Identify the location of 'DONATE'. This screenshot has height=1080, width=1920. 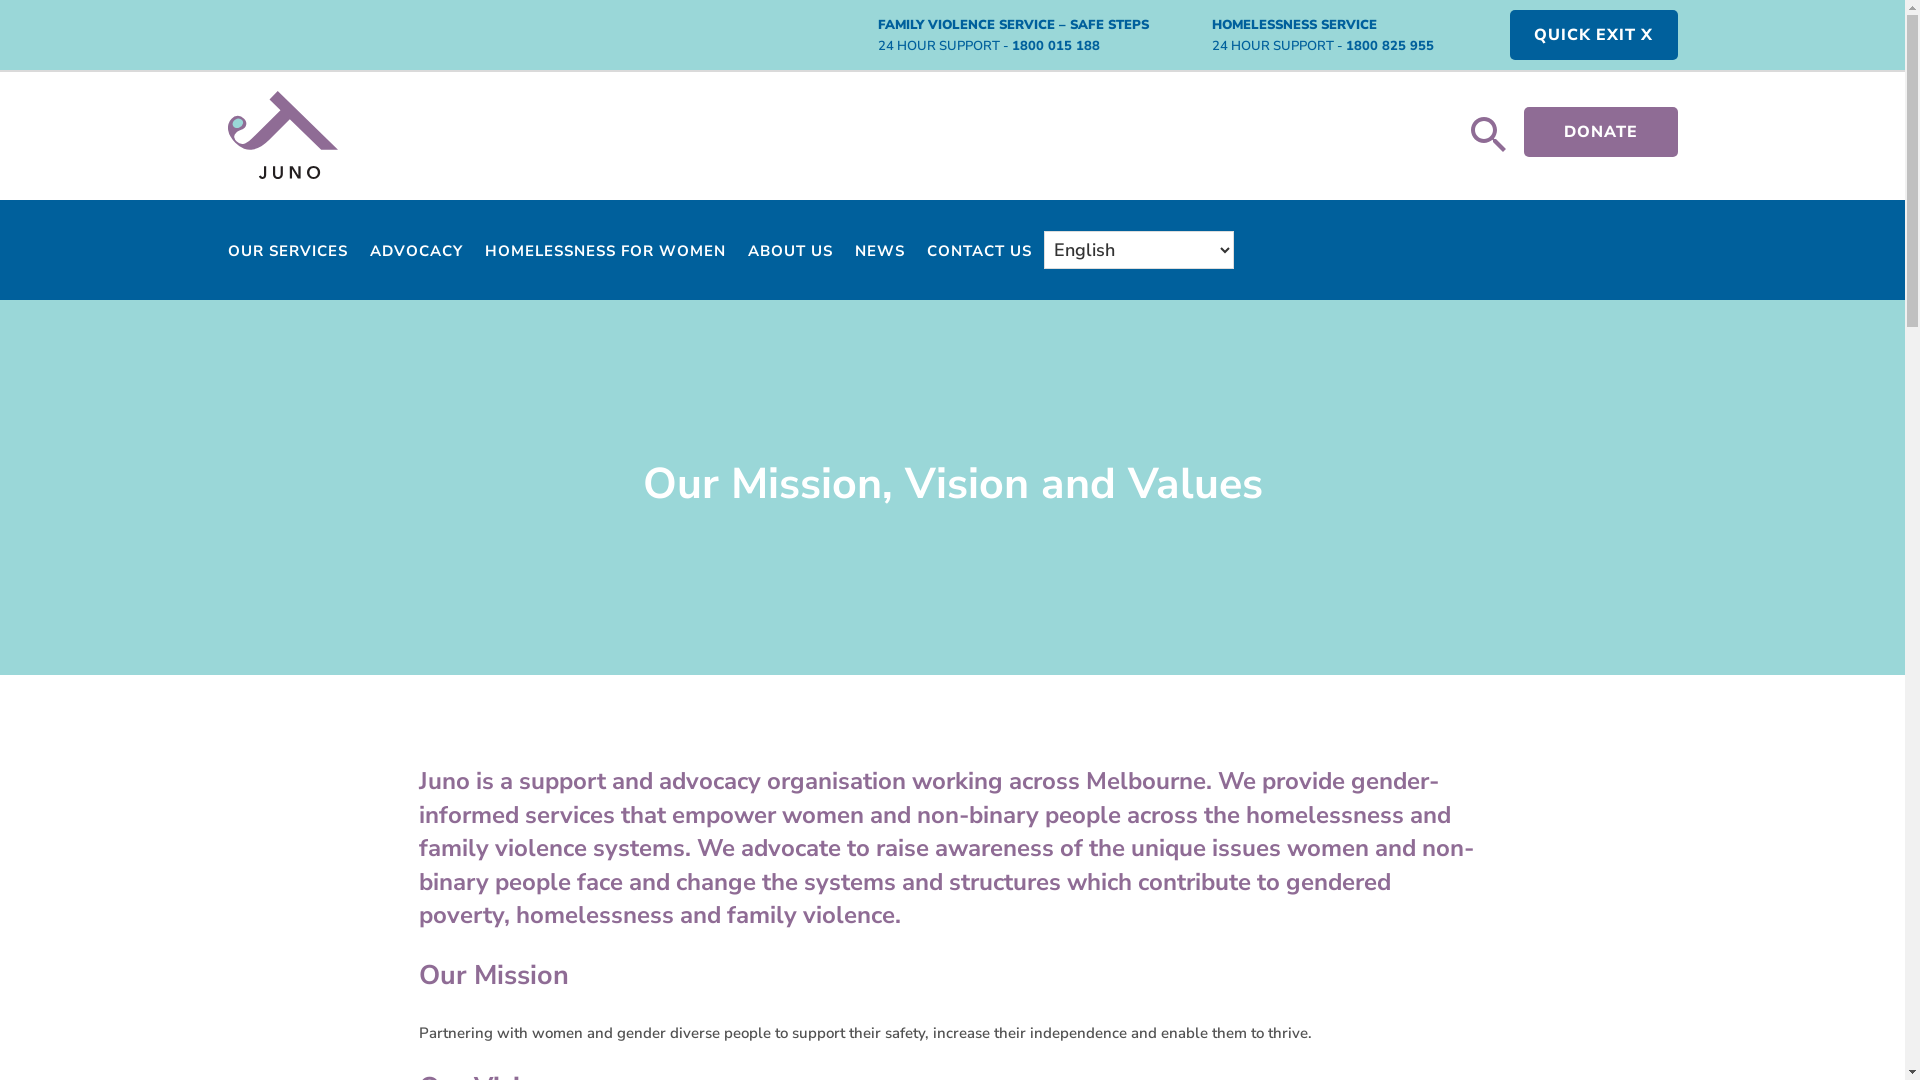
(1601, 131).